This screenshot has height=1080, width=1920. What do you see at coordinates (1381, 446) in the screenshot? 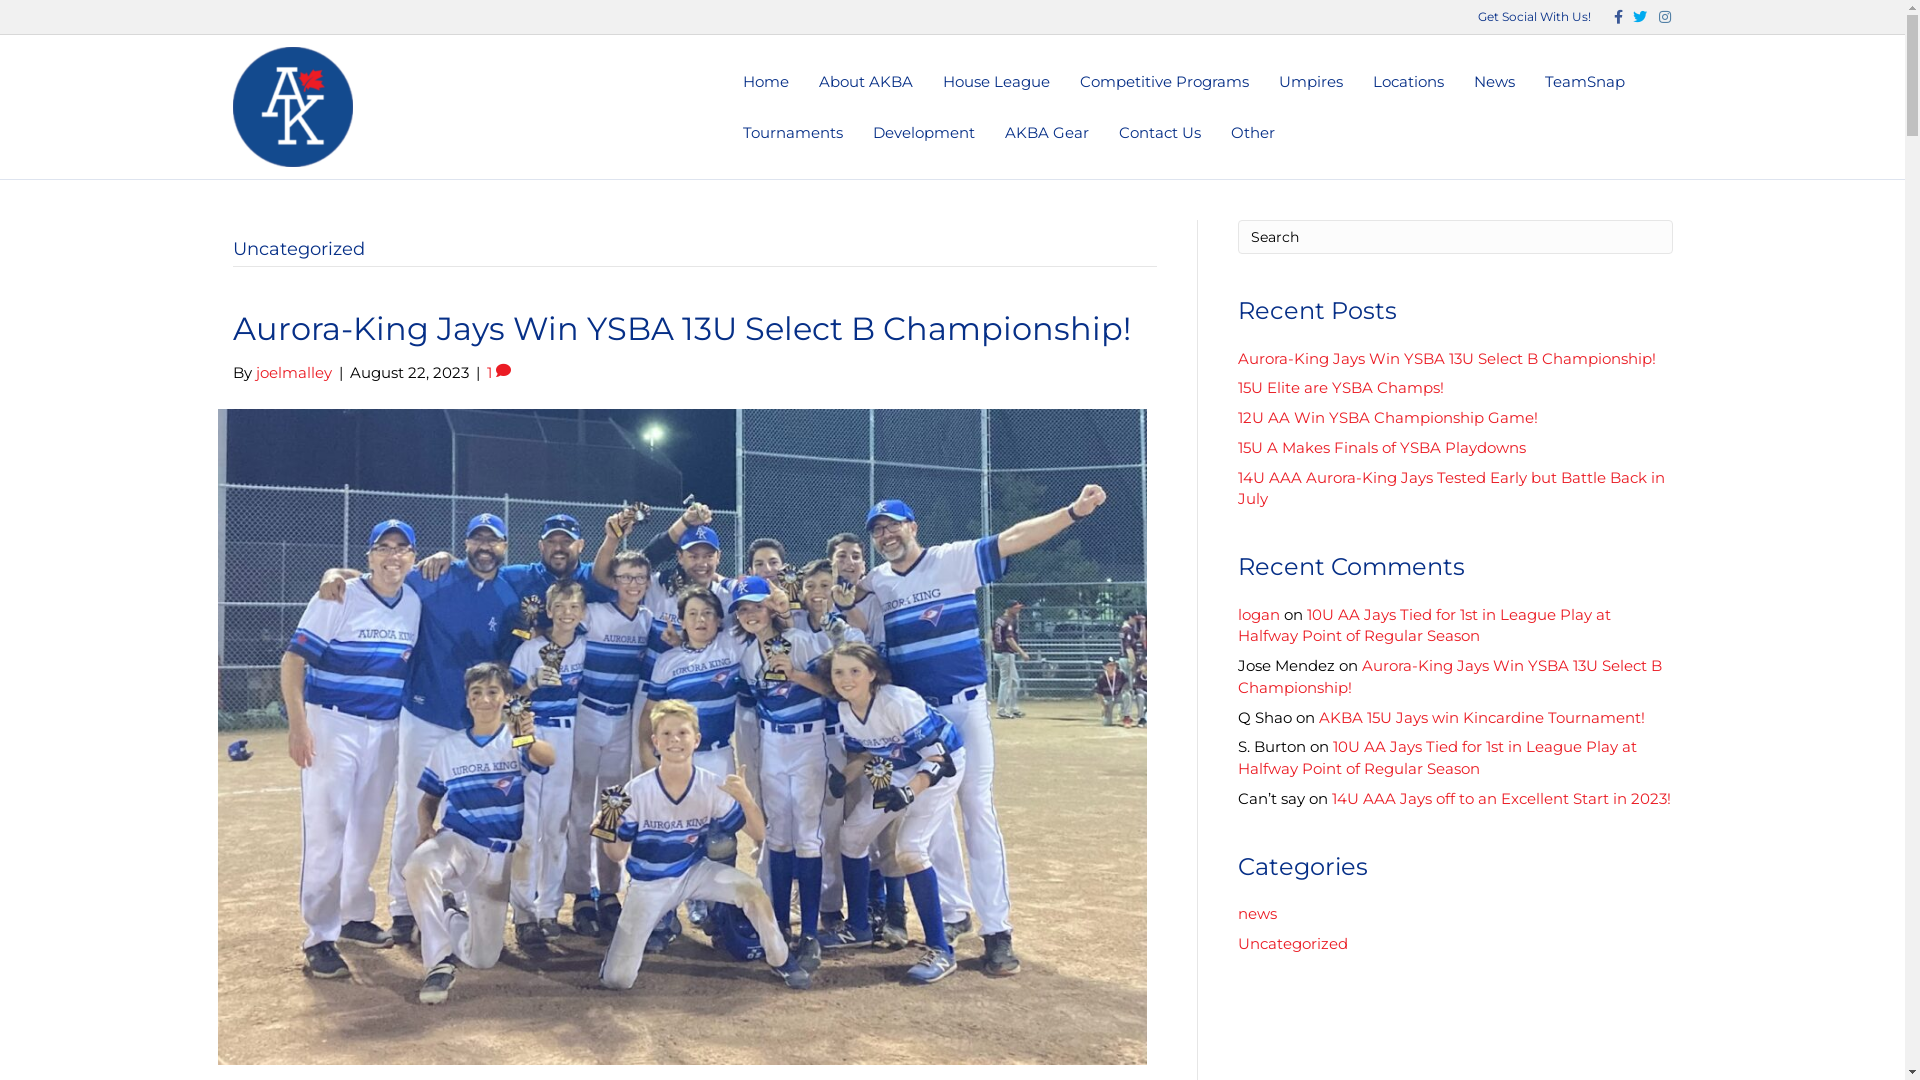
I see `'15U A Makes Finals of YSBA Playdowns'` at bounding box center [1381, 446].